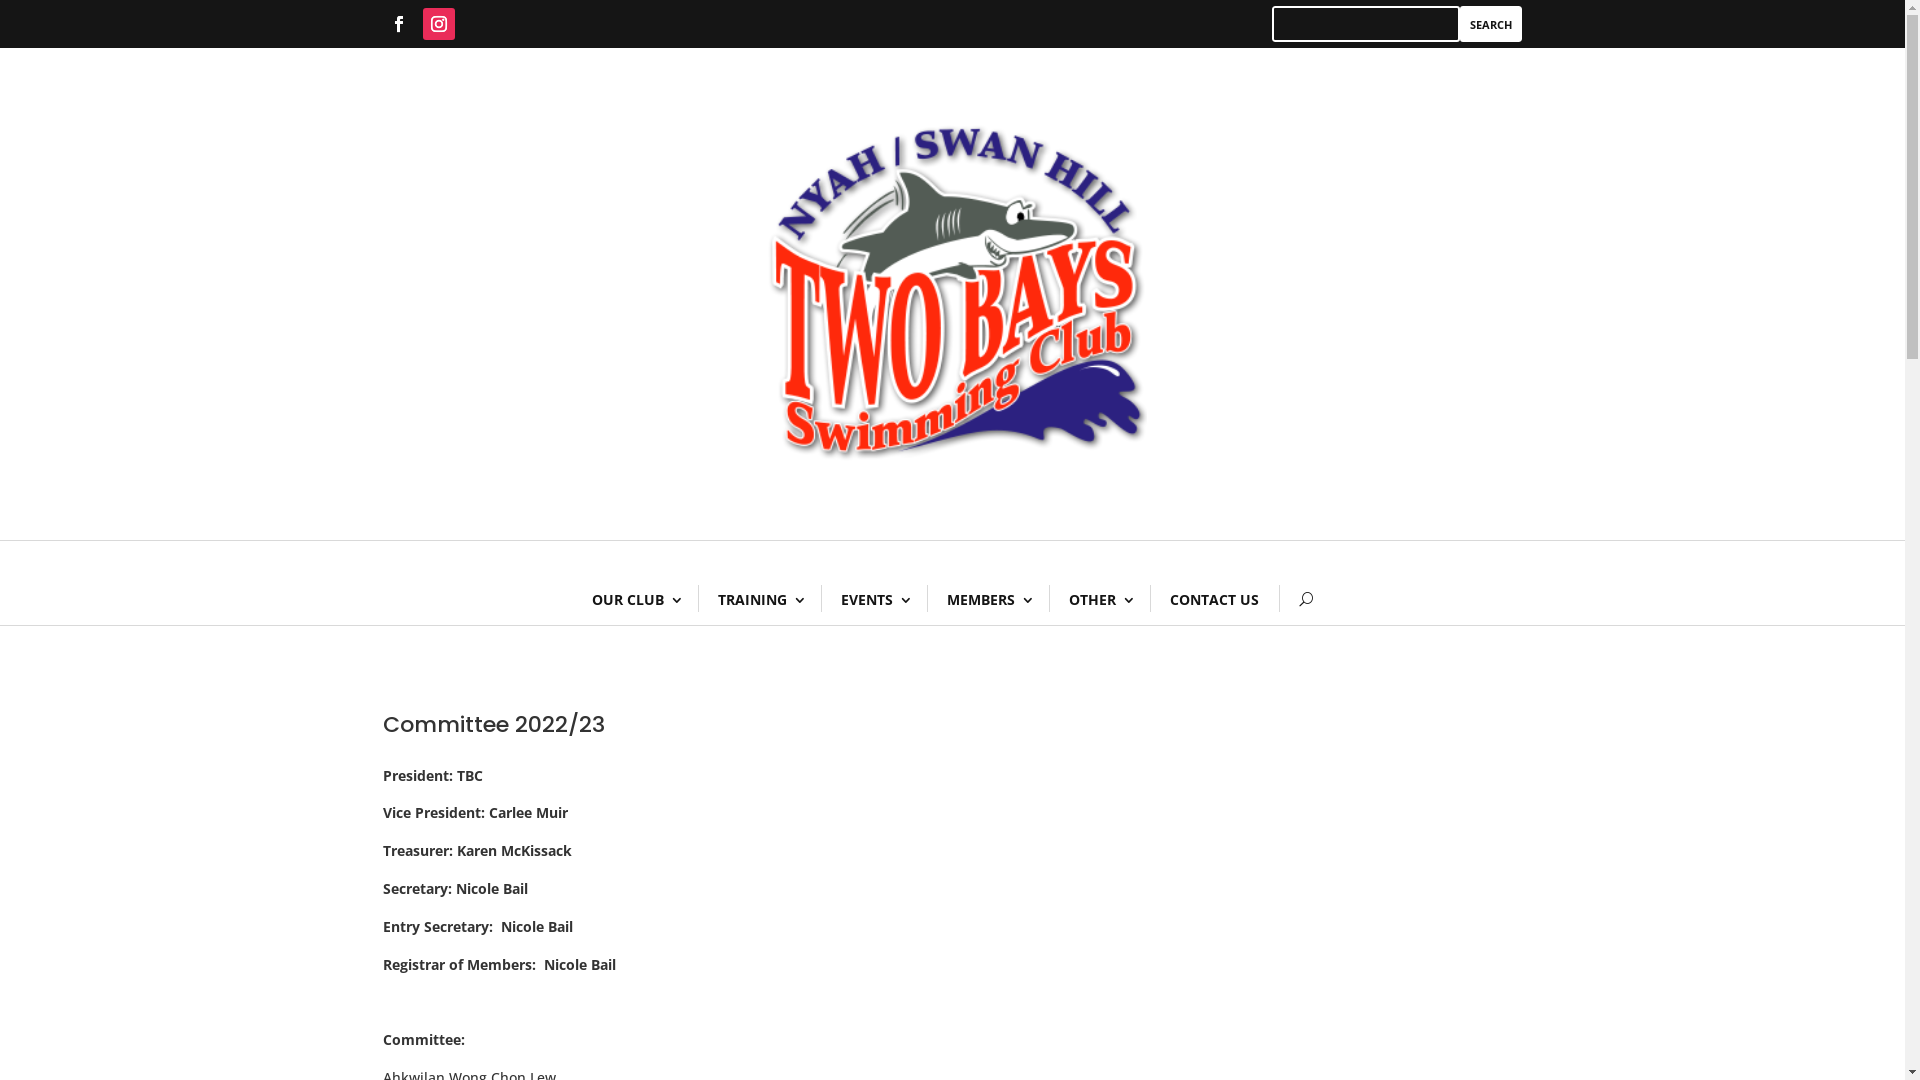 The height and width of the screenshot is (1080, 1920). I want to click on 'Follow on Facebook', so click(398, 23).